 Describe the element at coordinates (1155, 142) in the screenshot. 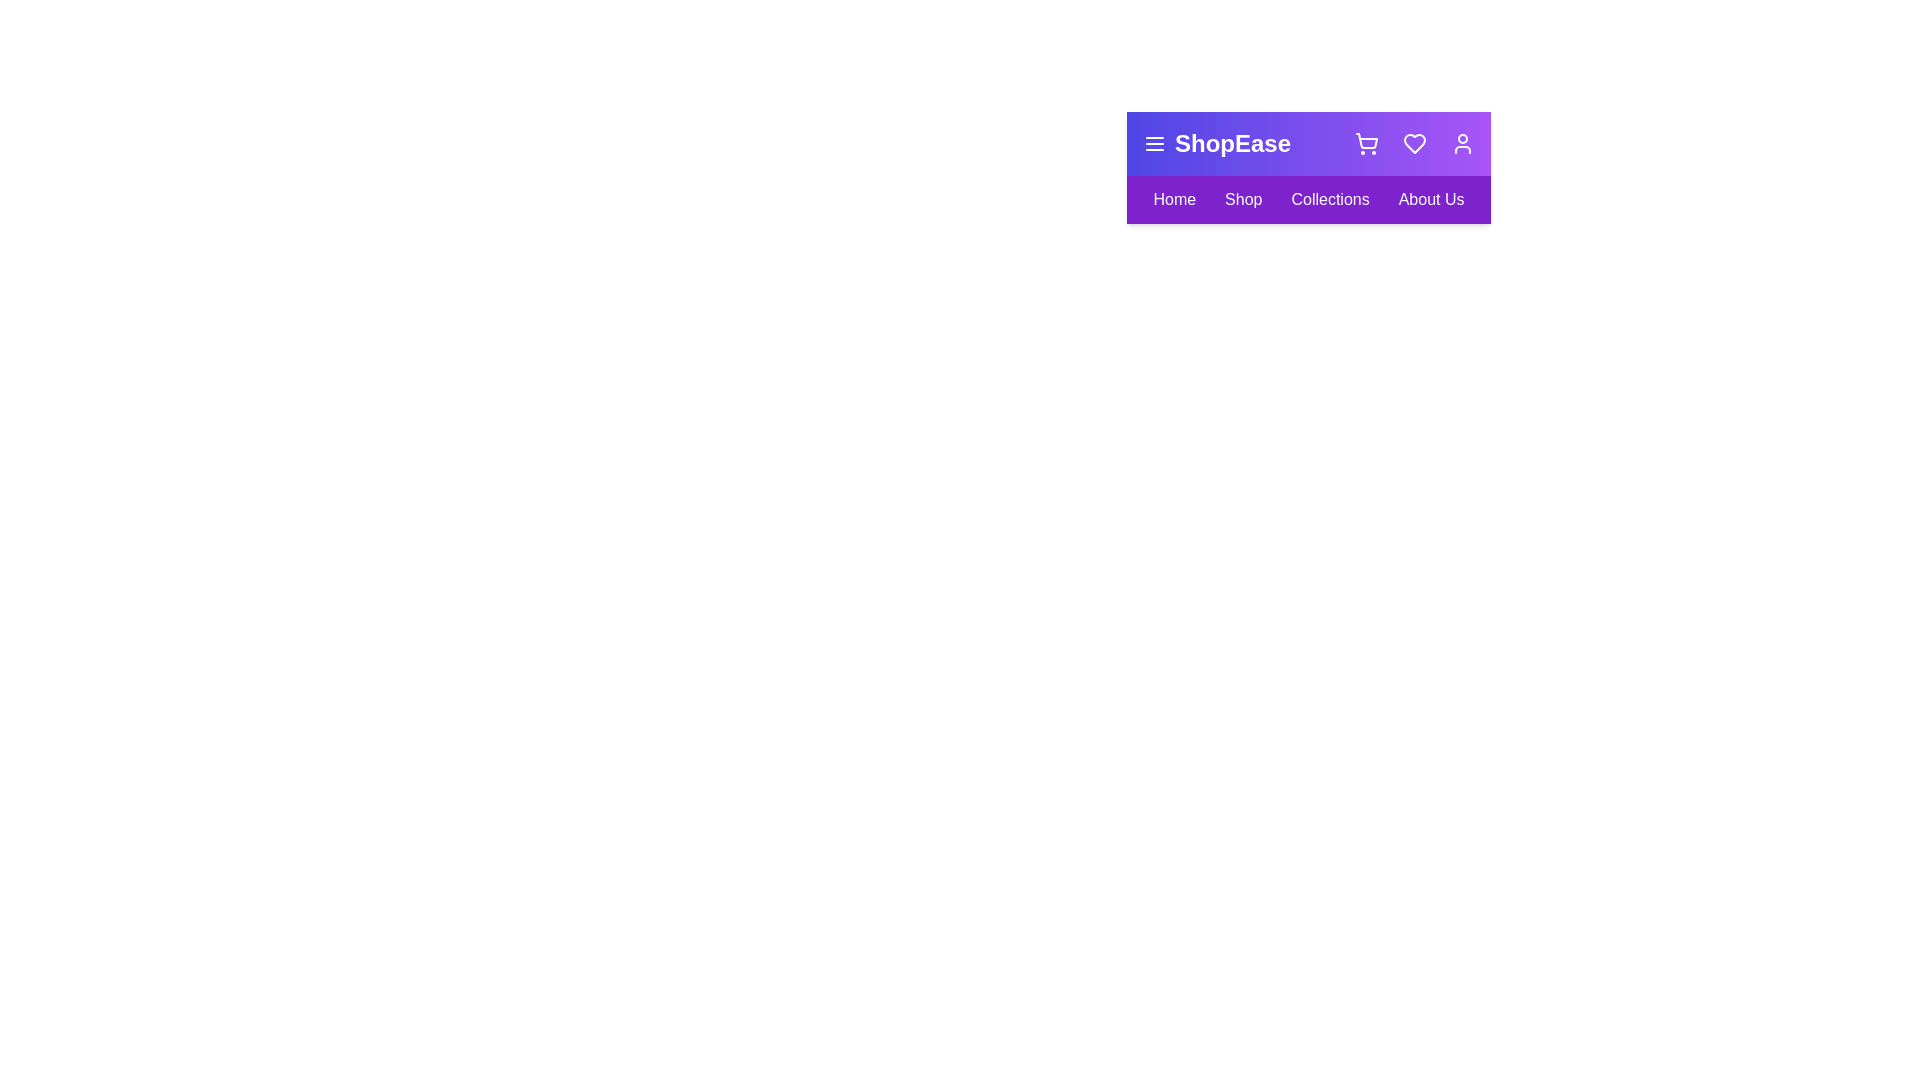

I see `the menu button to toggle the menu visibility` at that location.